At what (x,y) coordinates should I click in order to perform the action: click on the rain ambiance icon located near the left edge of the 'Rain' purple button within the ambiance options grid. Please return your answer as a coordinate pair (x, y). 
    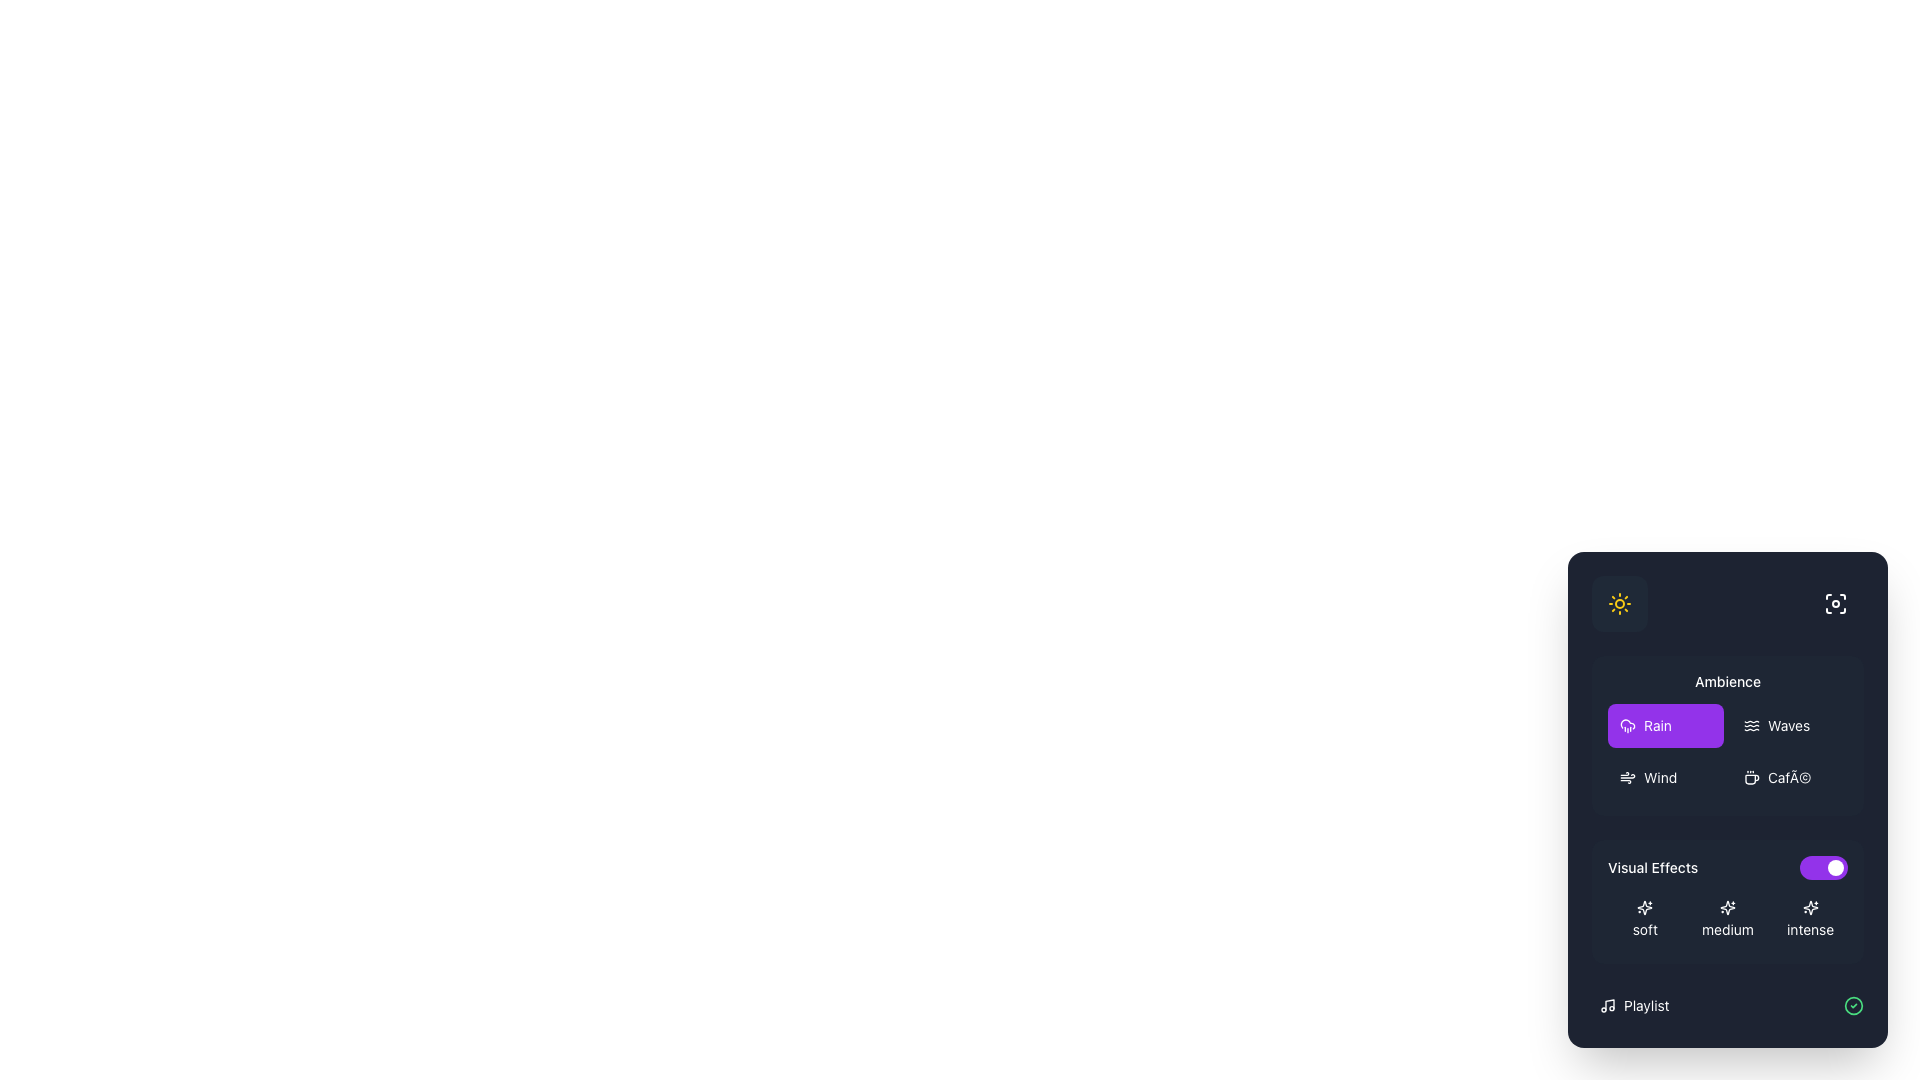
    Looking at the image, I should click on (1627, 725).